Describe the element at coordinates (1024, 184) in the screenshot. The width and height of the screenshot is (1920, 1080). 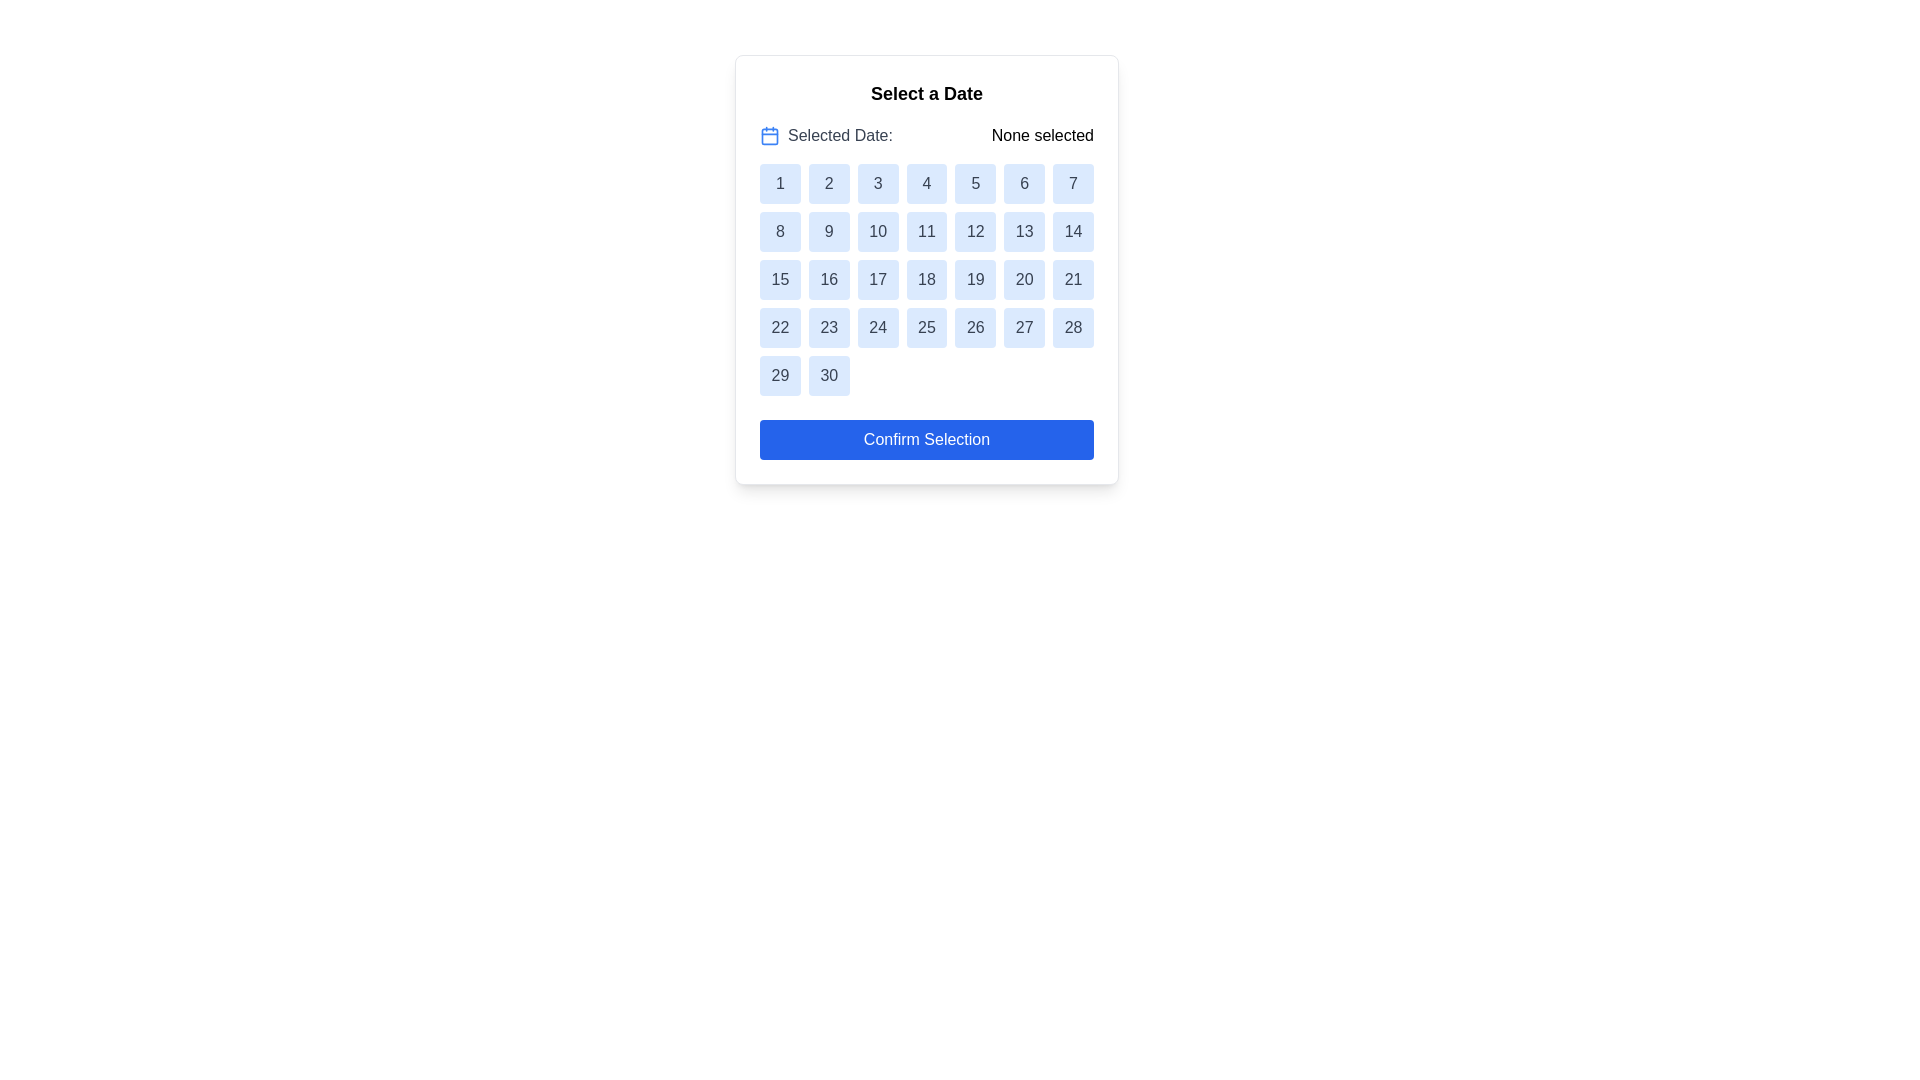
I see `the square button with a light blue background and the number '6' in gray` at that location.